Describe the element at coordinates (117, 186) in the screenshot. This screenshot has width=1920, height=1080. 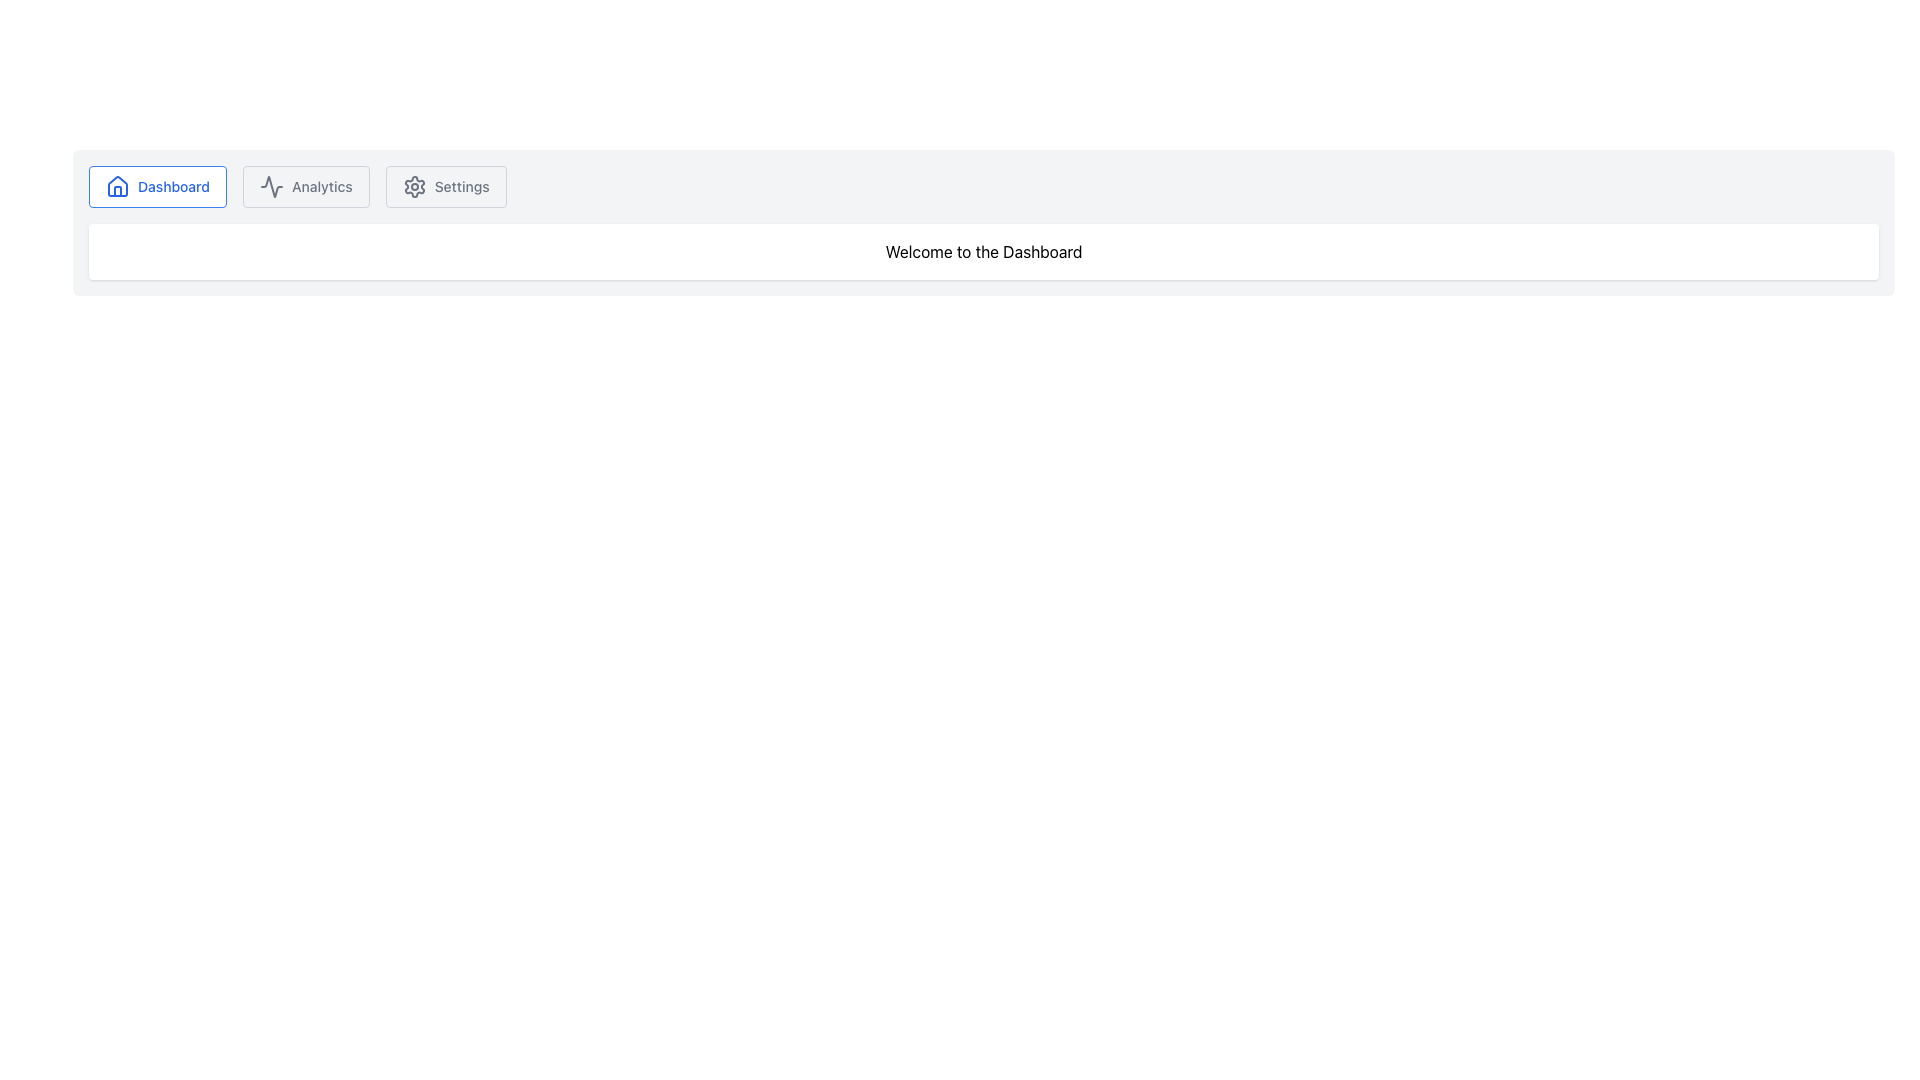
I see `the house icon located within the 'Dashboard' button, which has a blue border and a white background` at that location.